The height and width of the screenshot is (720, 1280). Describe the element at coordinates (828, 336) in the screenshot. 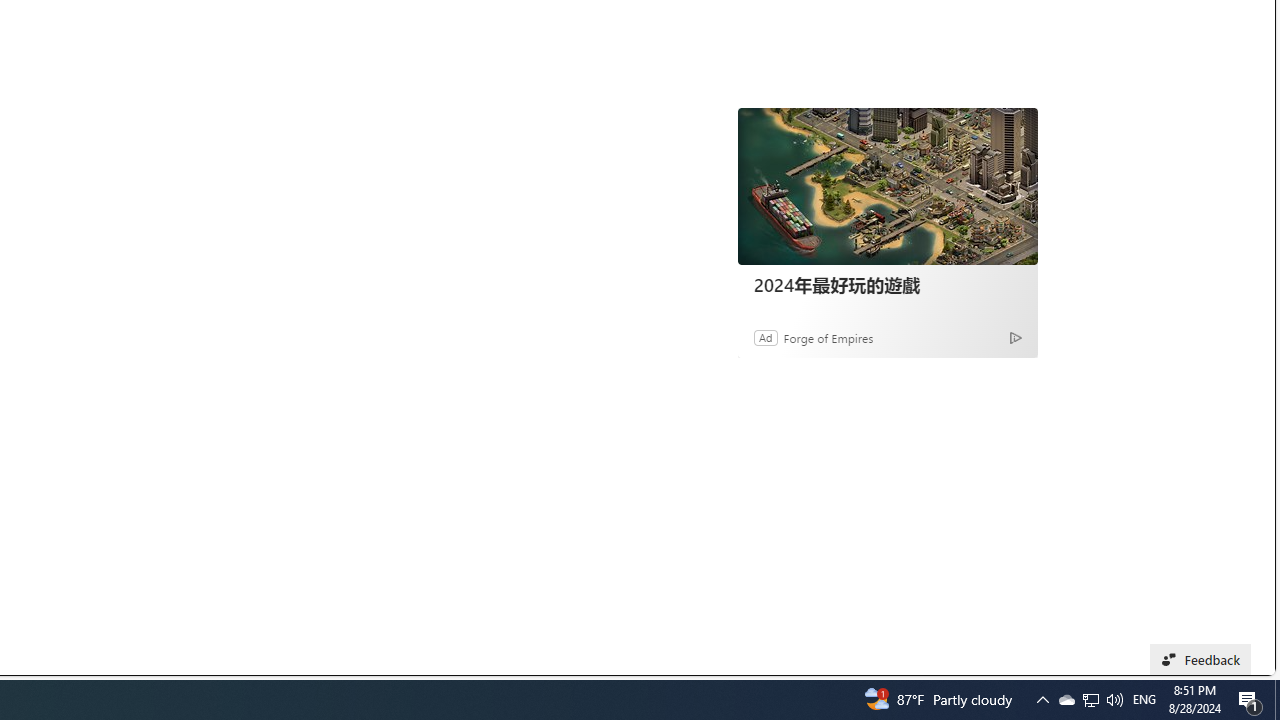

I see `'Forge of Empires'` at that location.